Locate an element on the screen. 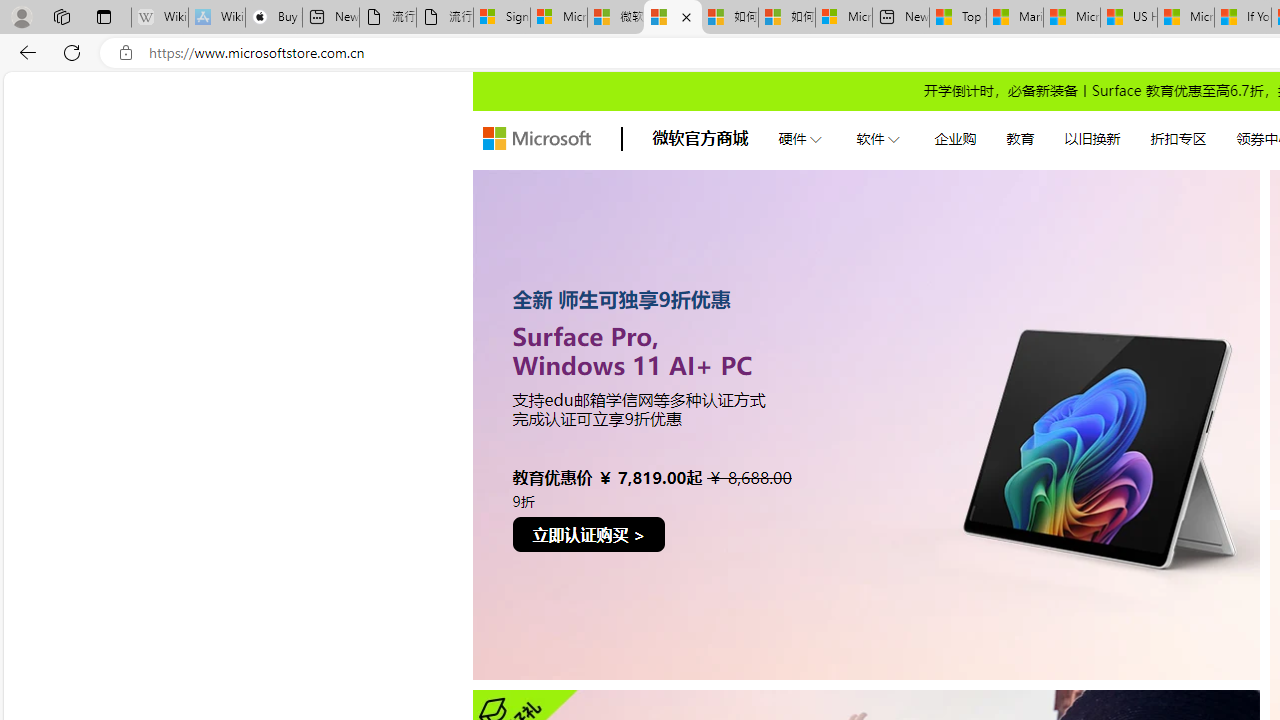 The image size is (1280, 720). 'Buy iPad - Apple' is located at coordinates (272, 17).